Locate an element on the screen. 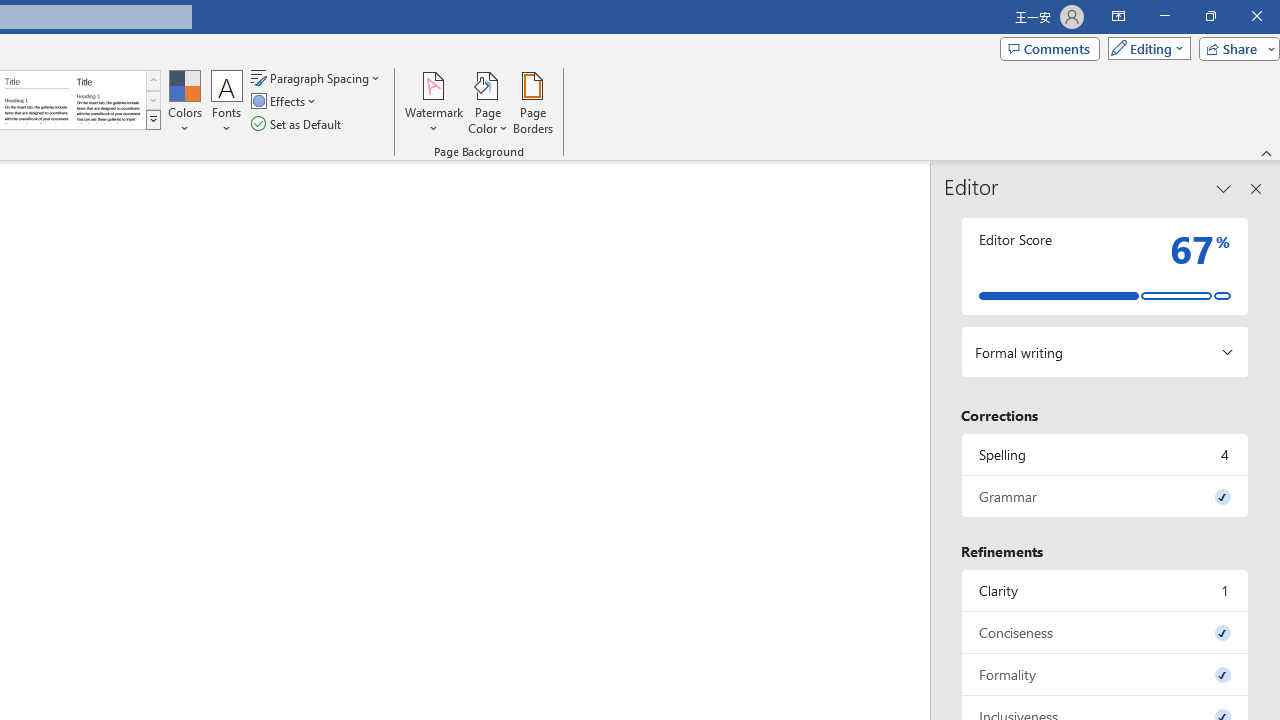 The width and height of the screenshot is (1280, 720). 'Effects' is located at coordinates (284, 101).